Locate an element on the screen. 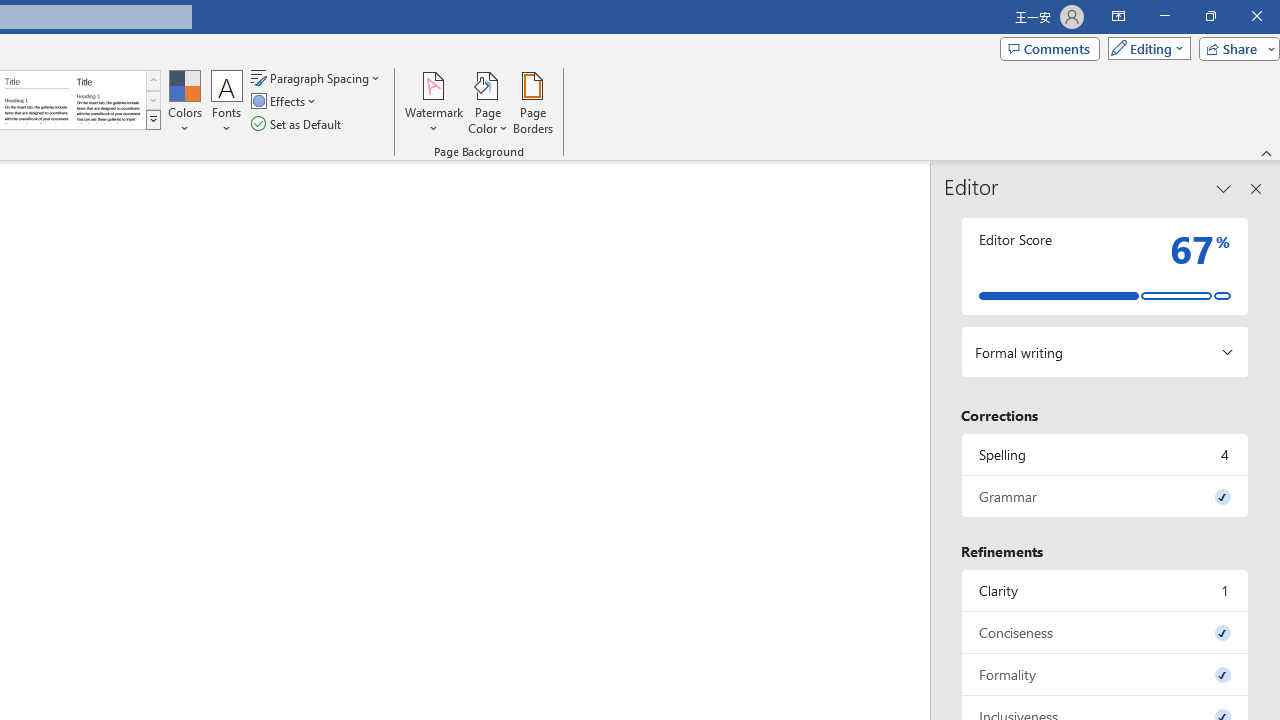 The width and height of the screenshot is (1280, 720). 'Effects' is located at coordinates (284, 101).